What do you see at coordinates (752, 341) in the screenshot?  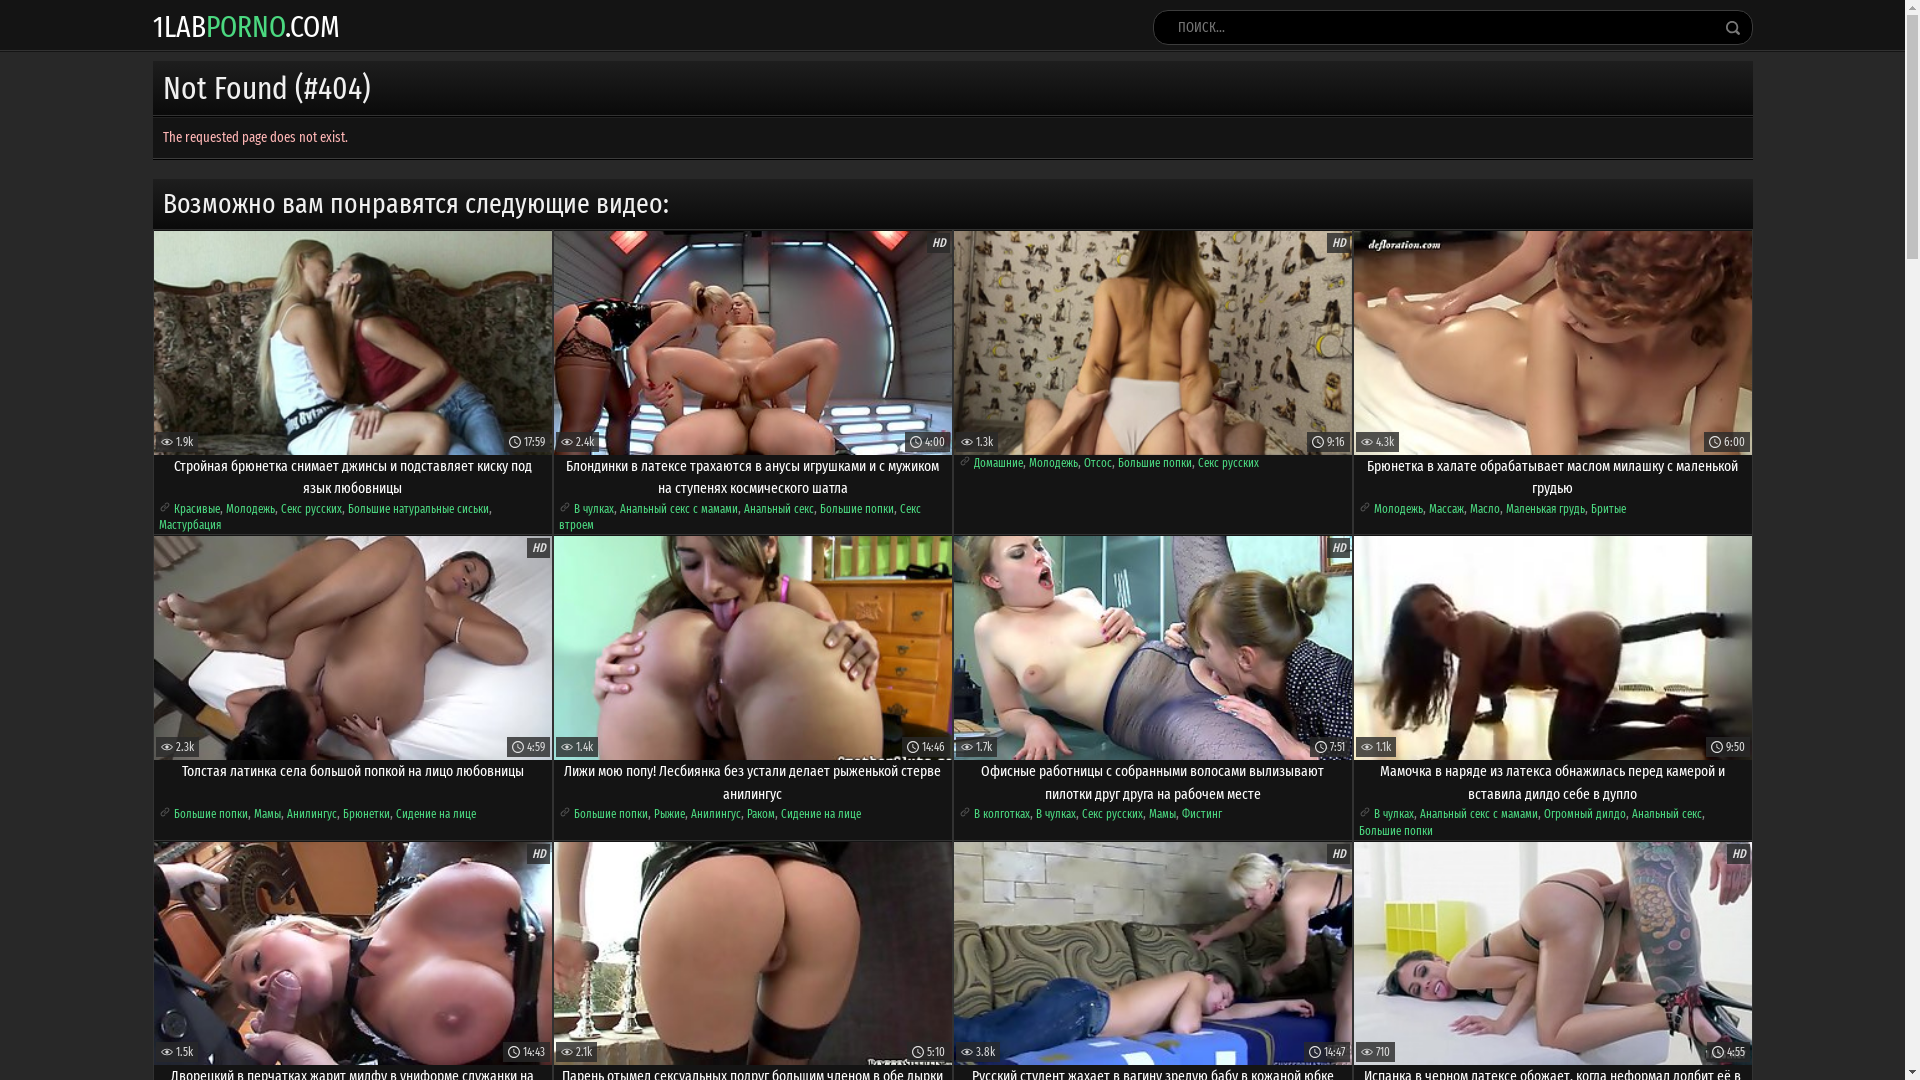 I see `'HD` at bounding box center [752, 341].